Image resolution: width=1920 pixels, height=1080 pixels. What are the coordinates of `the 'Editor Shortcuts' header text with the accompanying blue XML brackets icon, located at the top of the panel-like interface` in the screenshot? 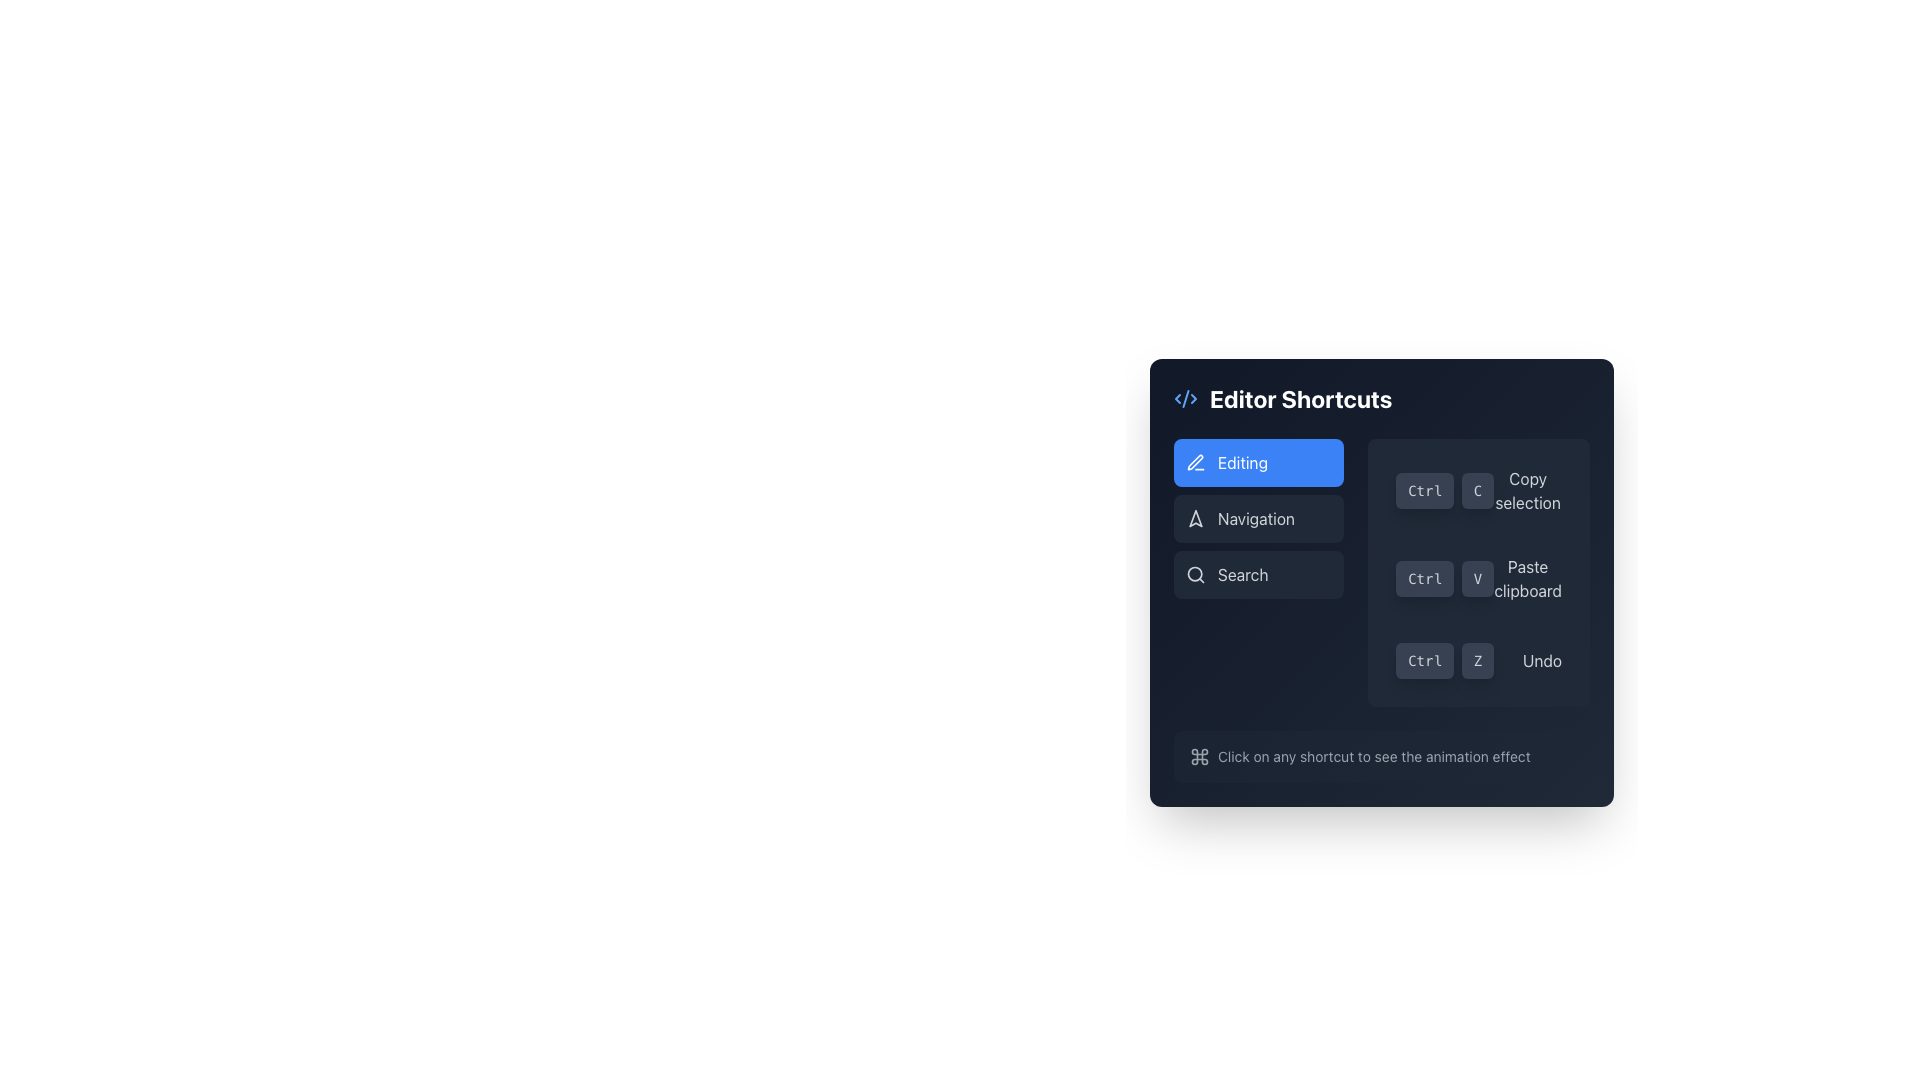 It's located at (1381, 398).